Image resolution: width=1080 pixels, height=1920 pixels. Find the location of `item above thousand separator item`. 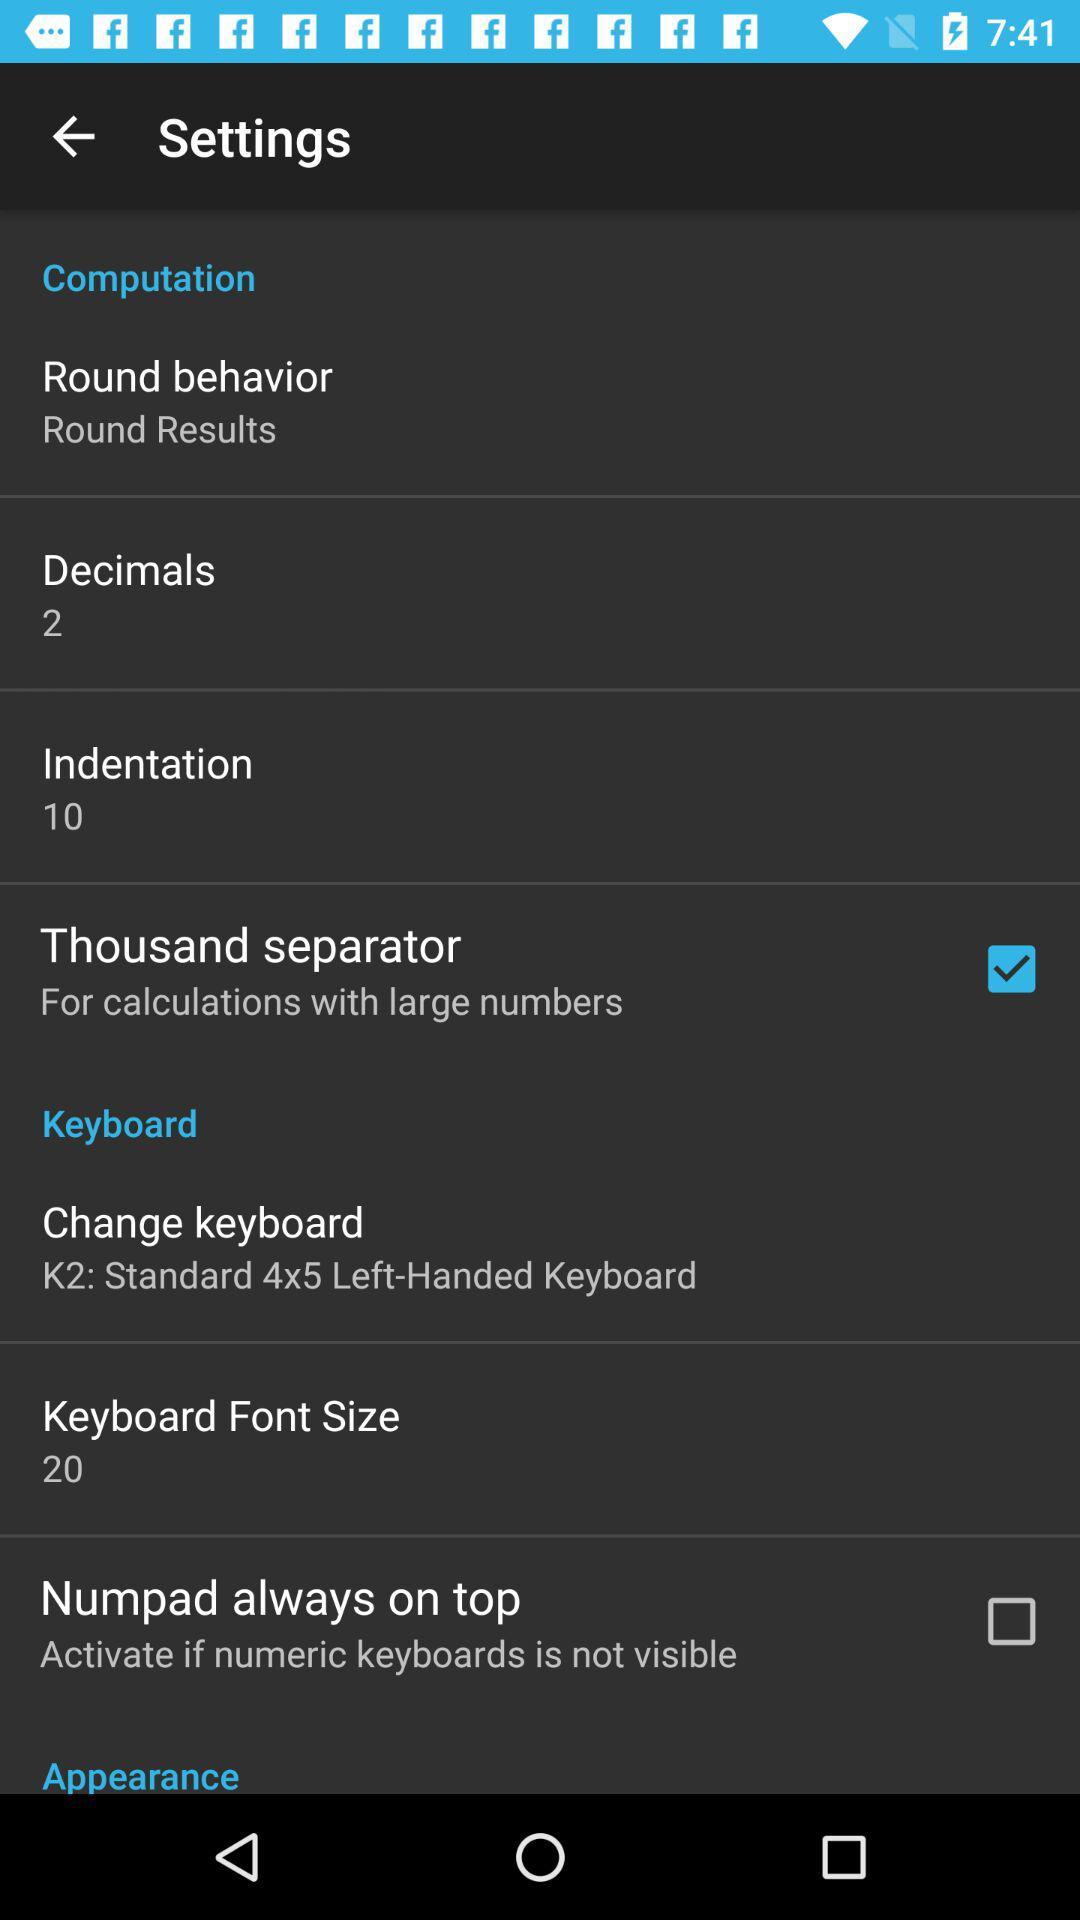

item above thousand separator item is located at coordinates (61, 815).